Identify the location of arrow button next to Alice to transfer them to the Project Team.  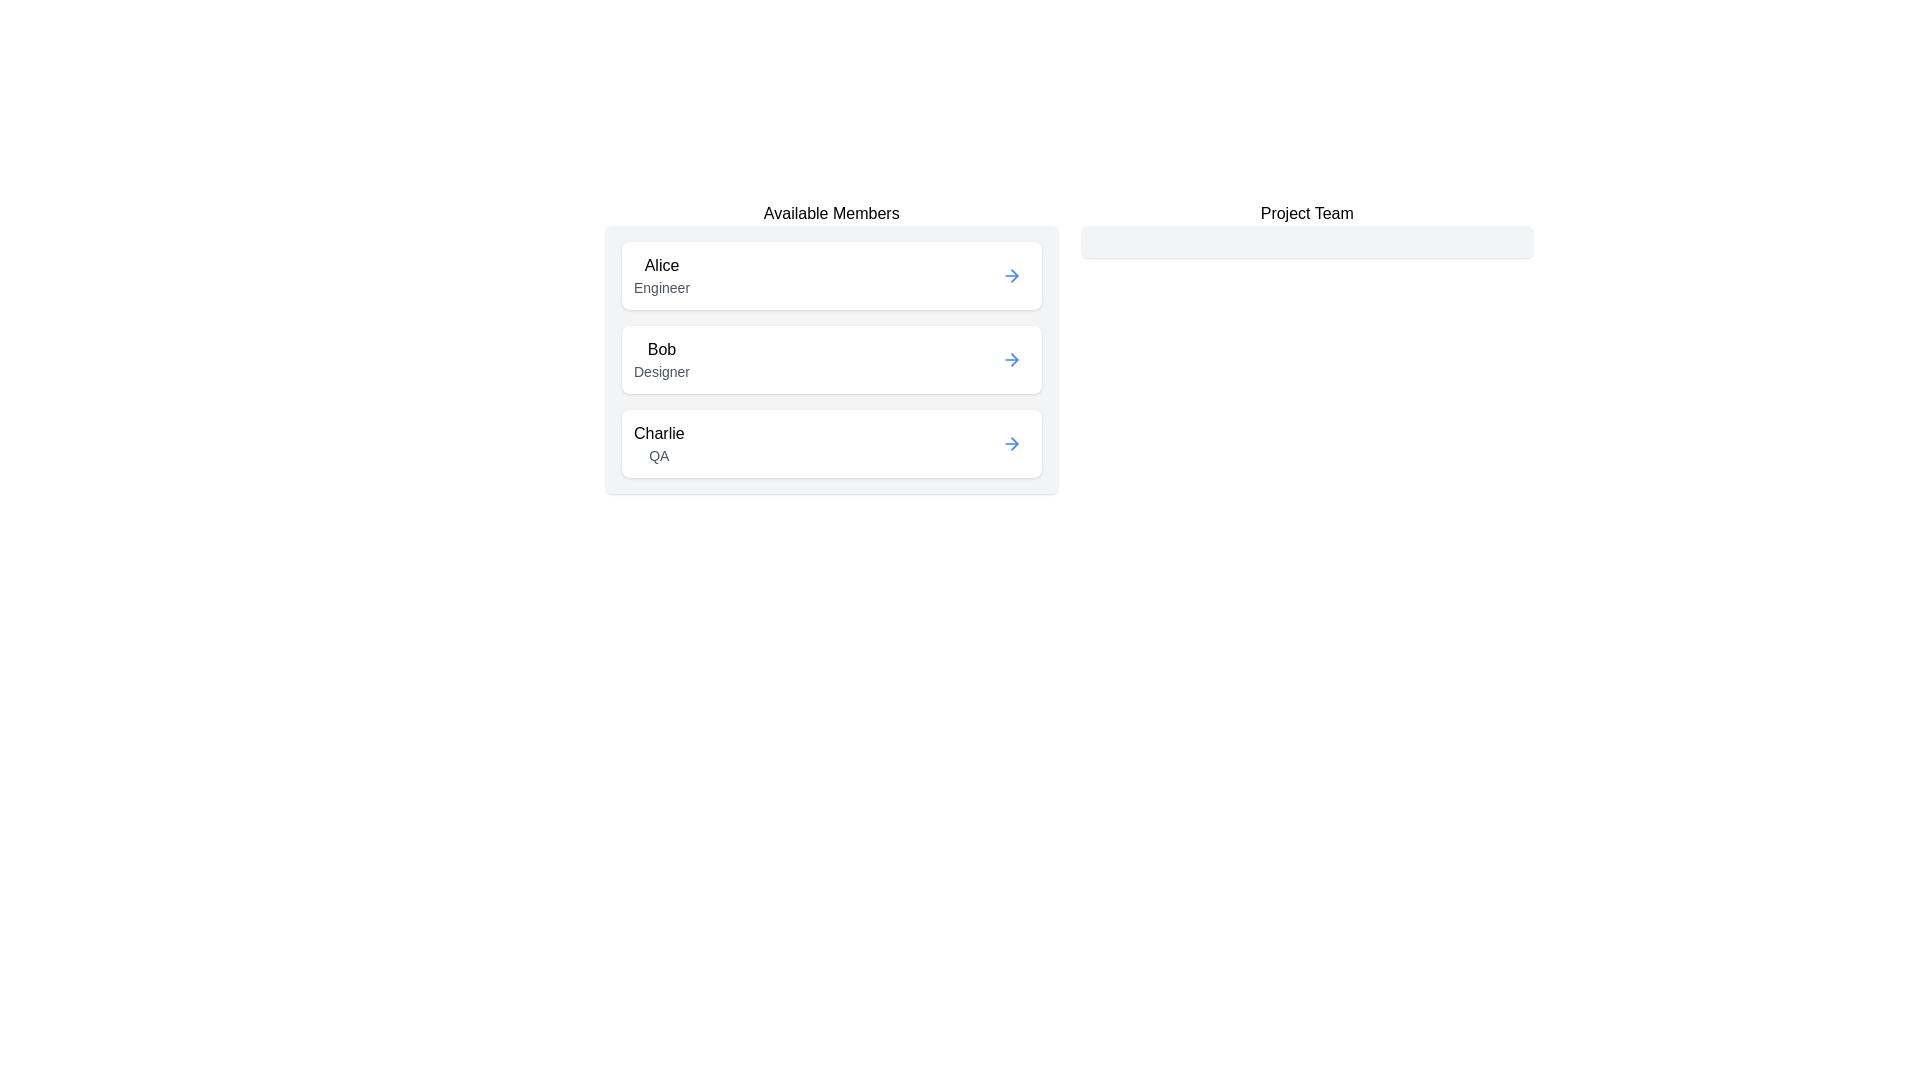
(1011, 276).